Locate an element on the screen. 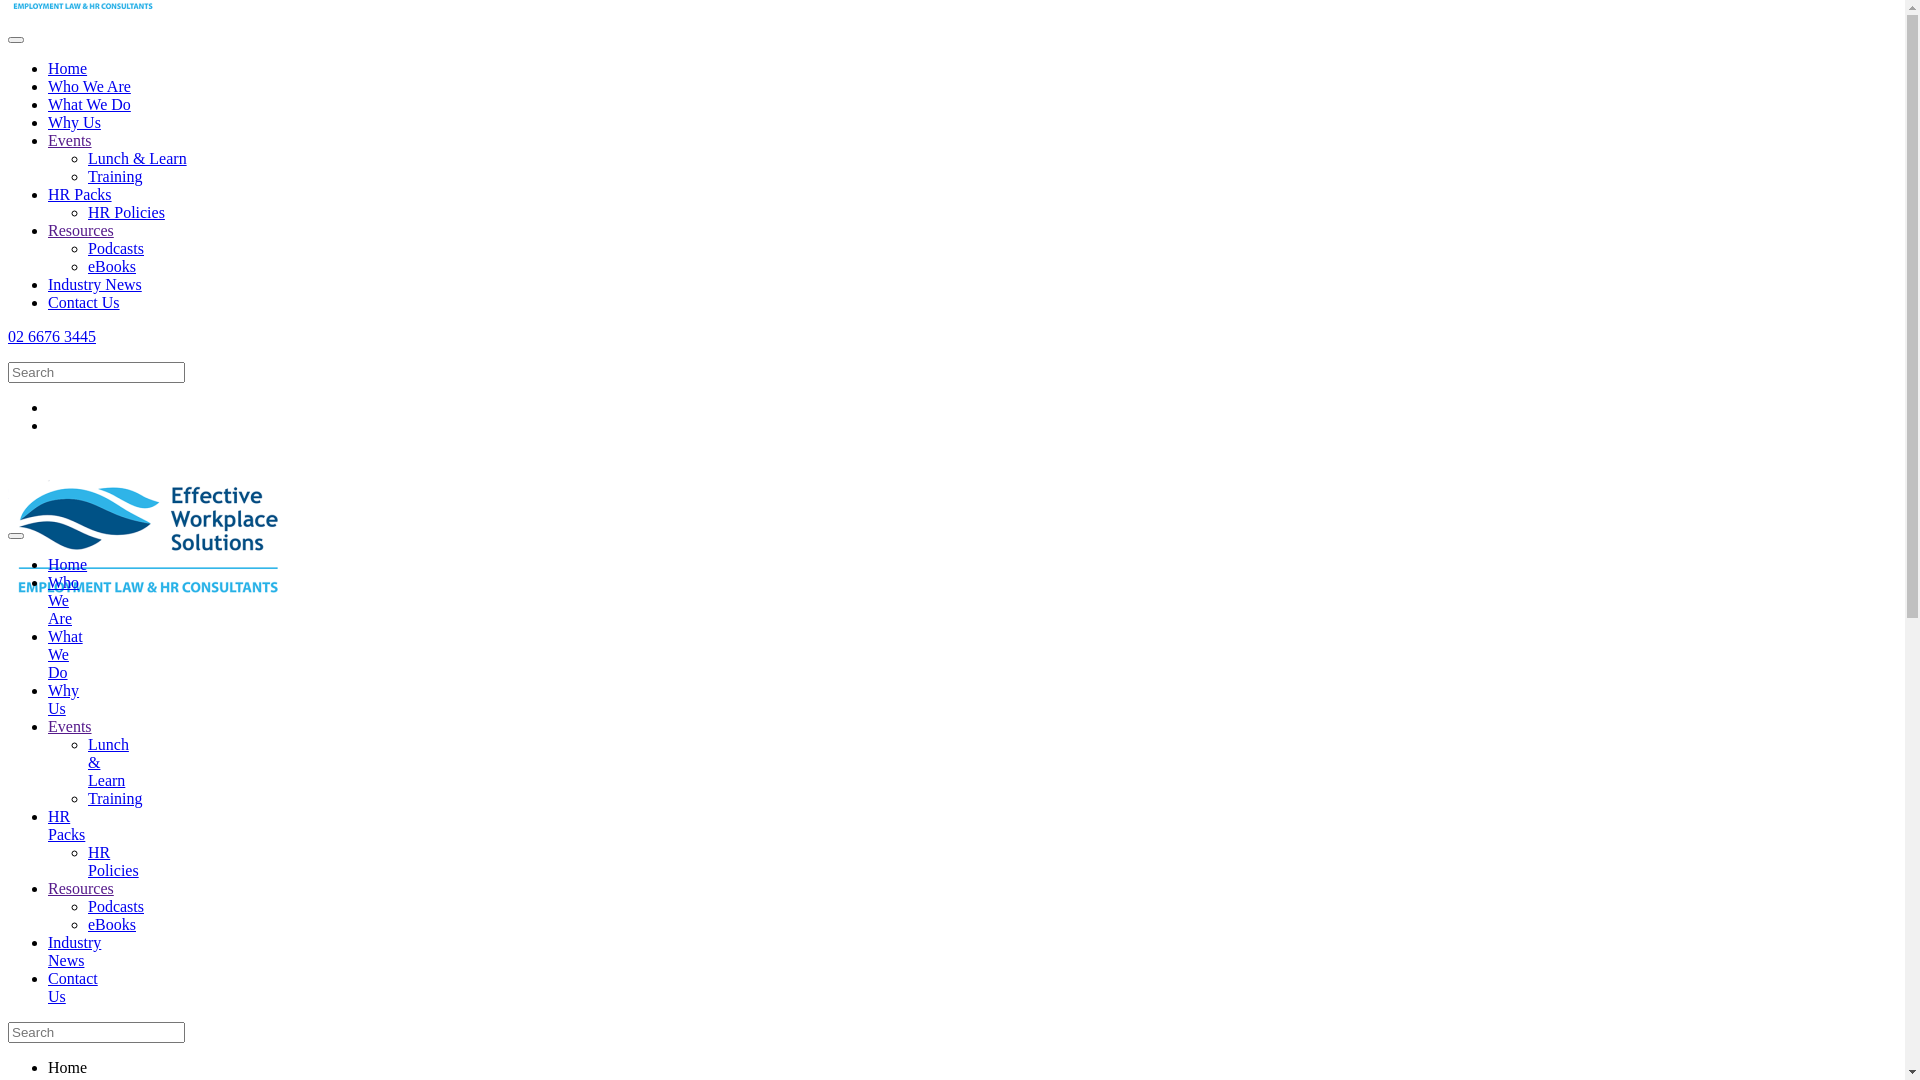 The width and height of the screenshot is (1920, 1080). 'Resources' is located at coordinates (80, 229).